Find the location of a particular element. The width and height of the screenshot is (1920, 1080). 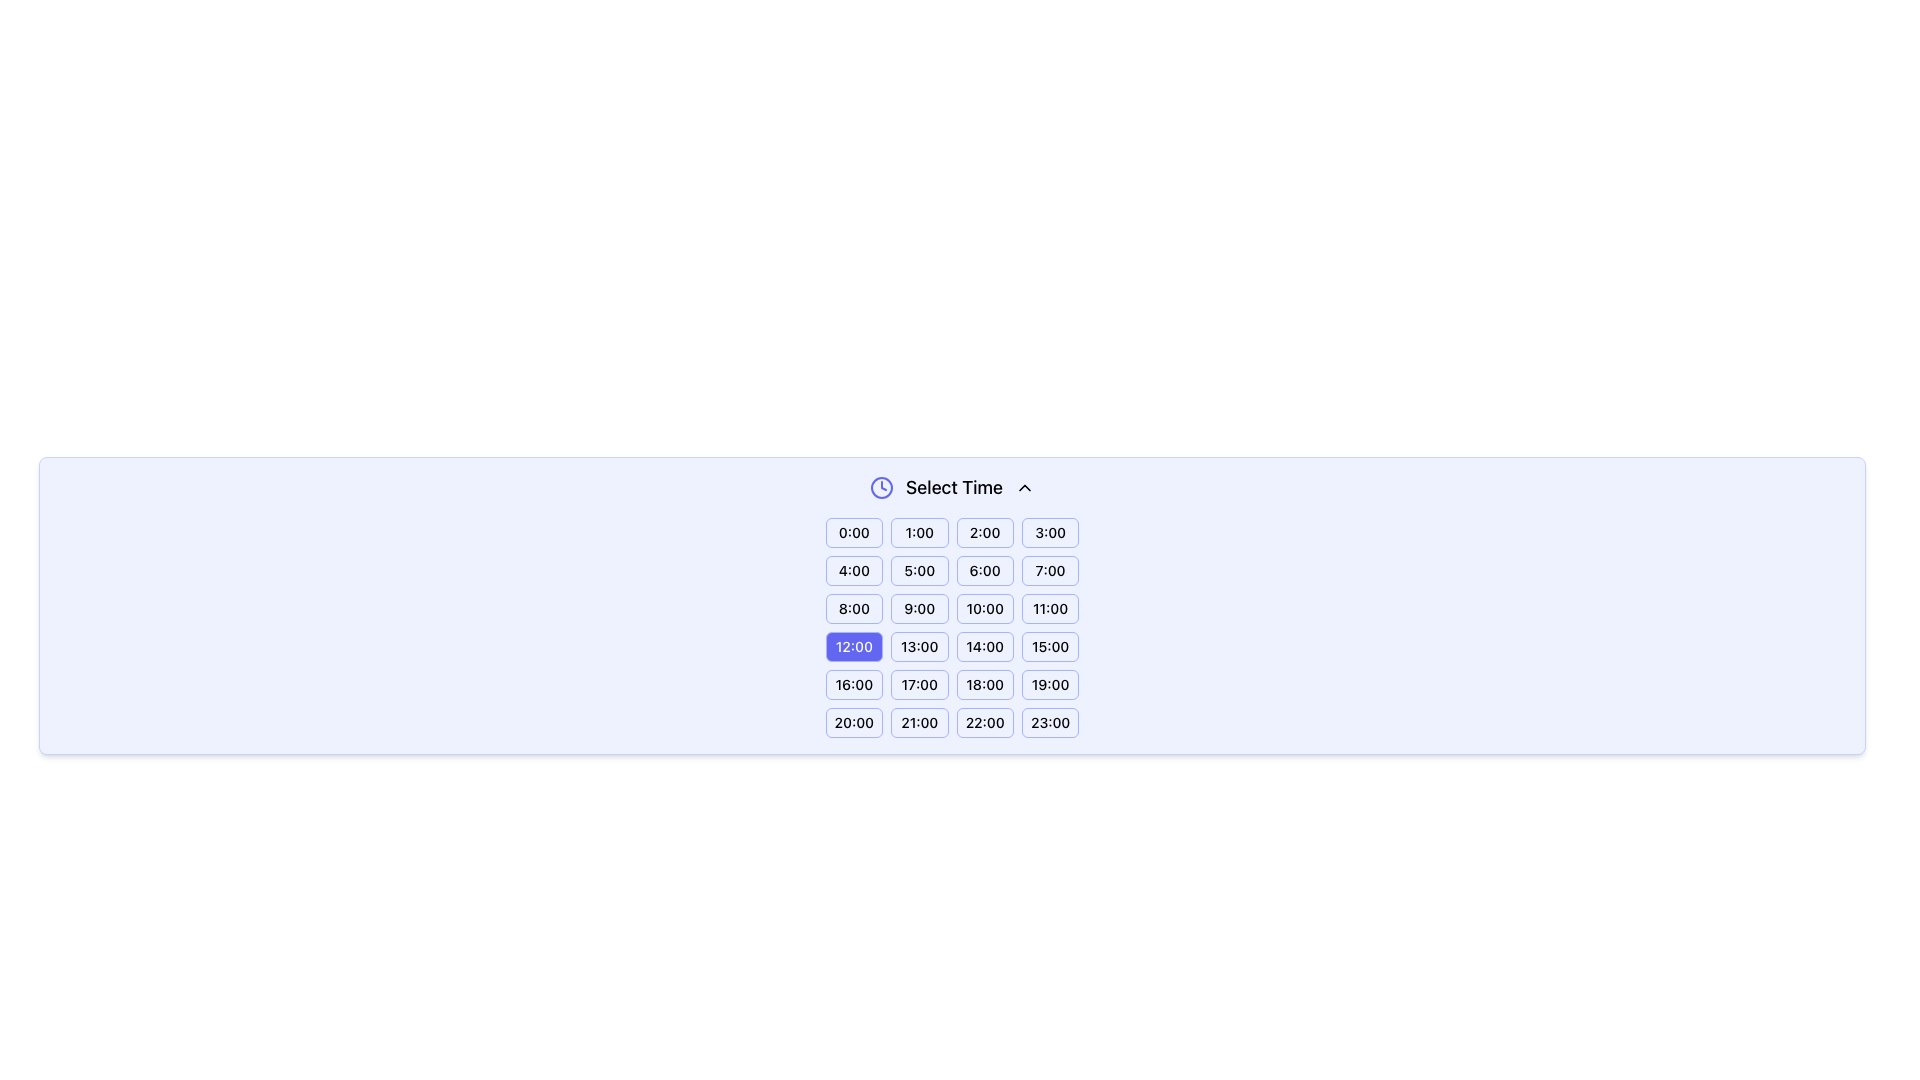

the time selection button representing 0:00, located in the top left corner of the grid layout of time-selector buttons is located at coordinates (854, 531).